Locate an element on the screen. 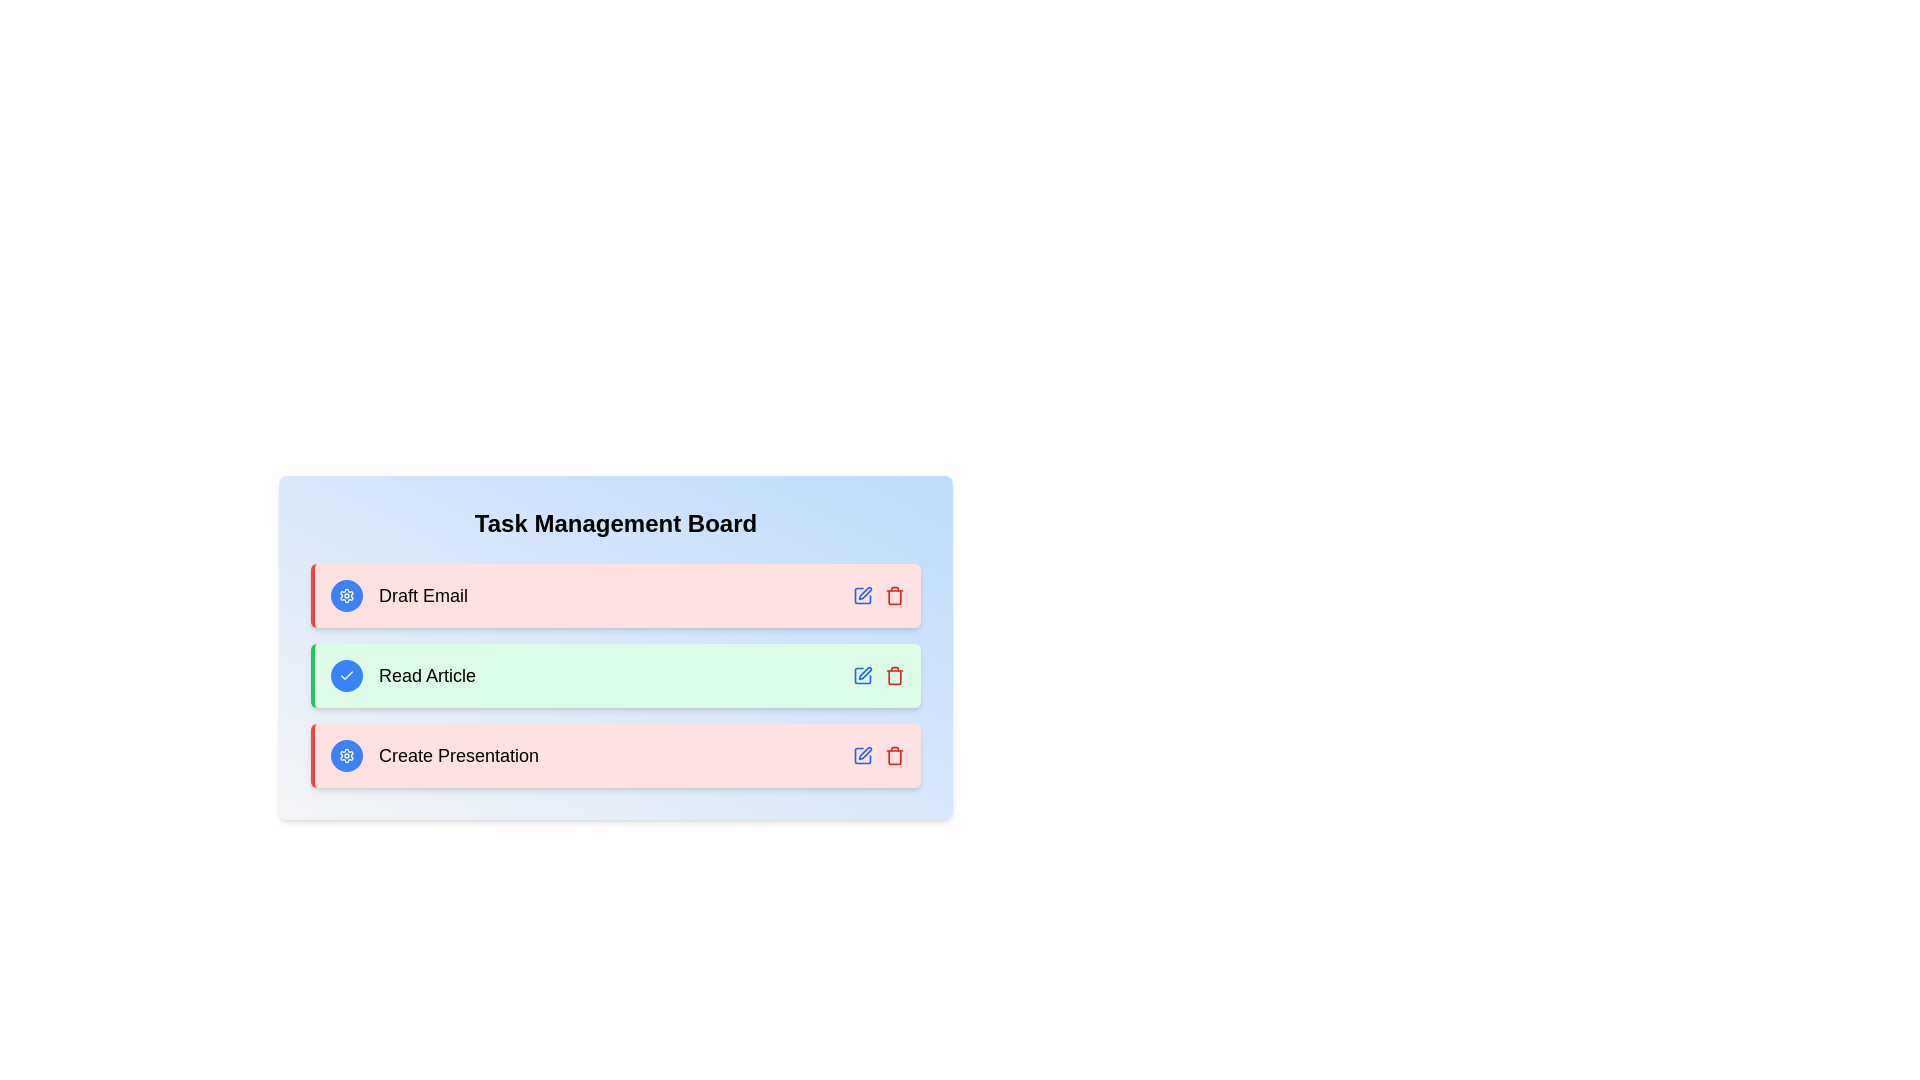  the trash icon to delete the task Draft Email is located at coordinates (893, 595).